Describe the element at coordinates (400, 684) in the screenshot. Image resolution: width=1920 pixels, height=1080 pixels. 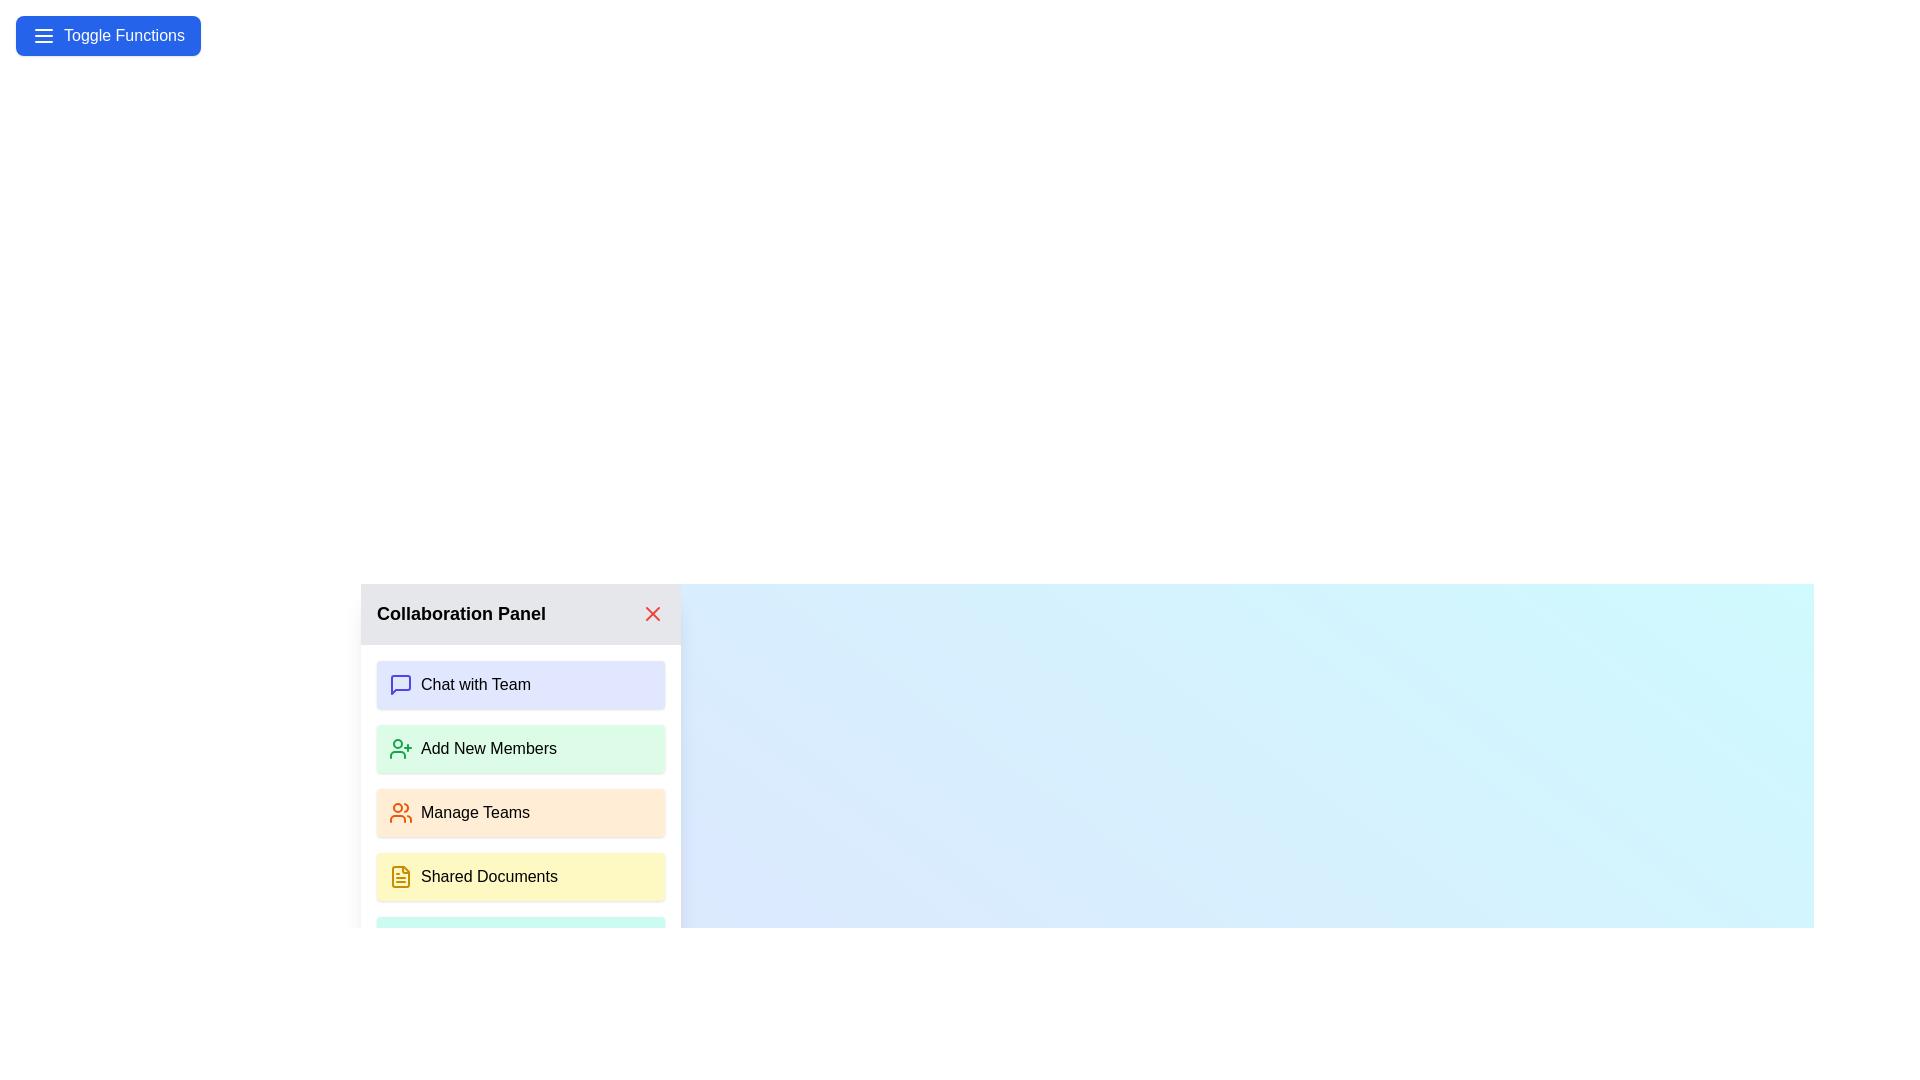
I see `the SVG Icon representing the messaging feature, which is located in the top-left corner of the 'Chat with Team' button` at that location.